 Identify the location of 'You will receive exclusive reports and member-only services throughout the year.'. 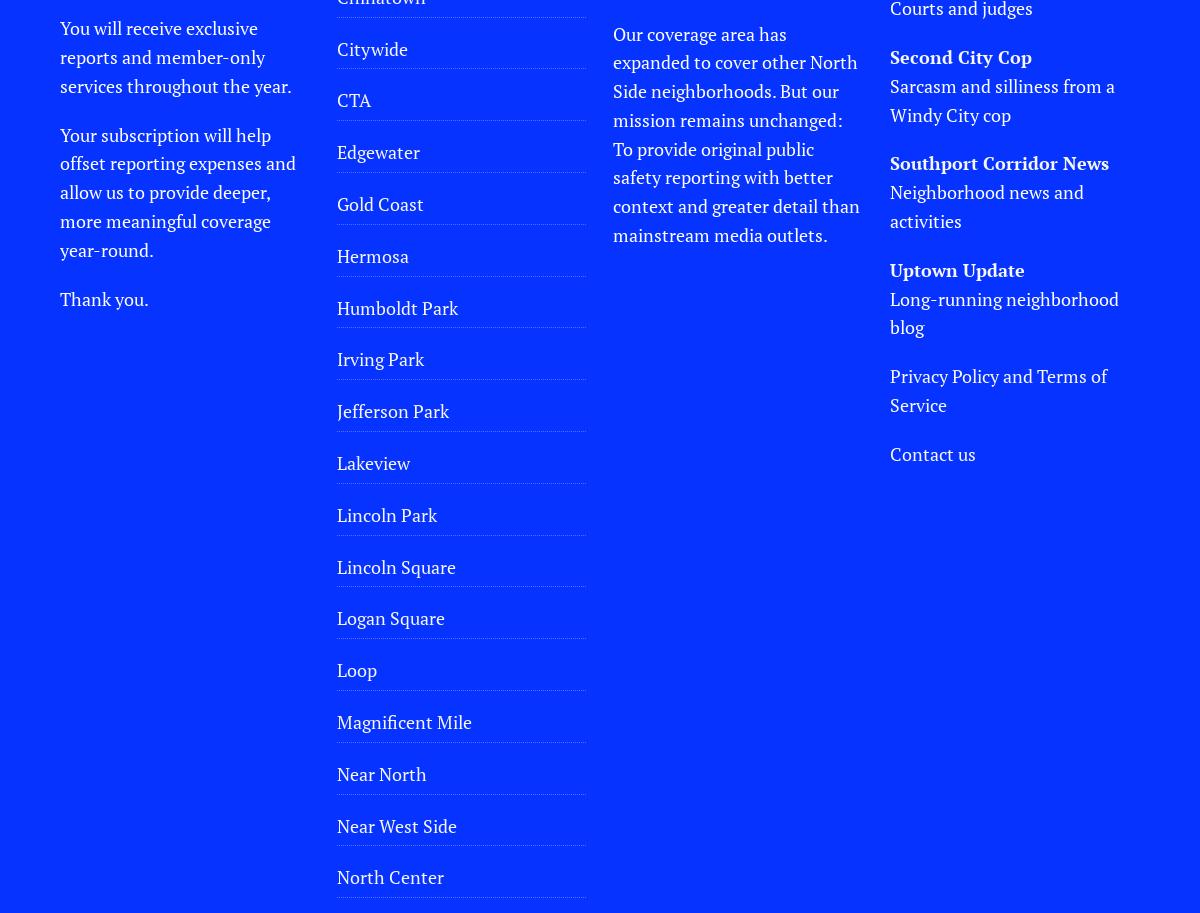
(175, 55).